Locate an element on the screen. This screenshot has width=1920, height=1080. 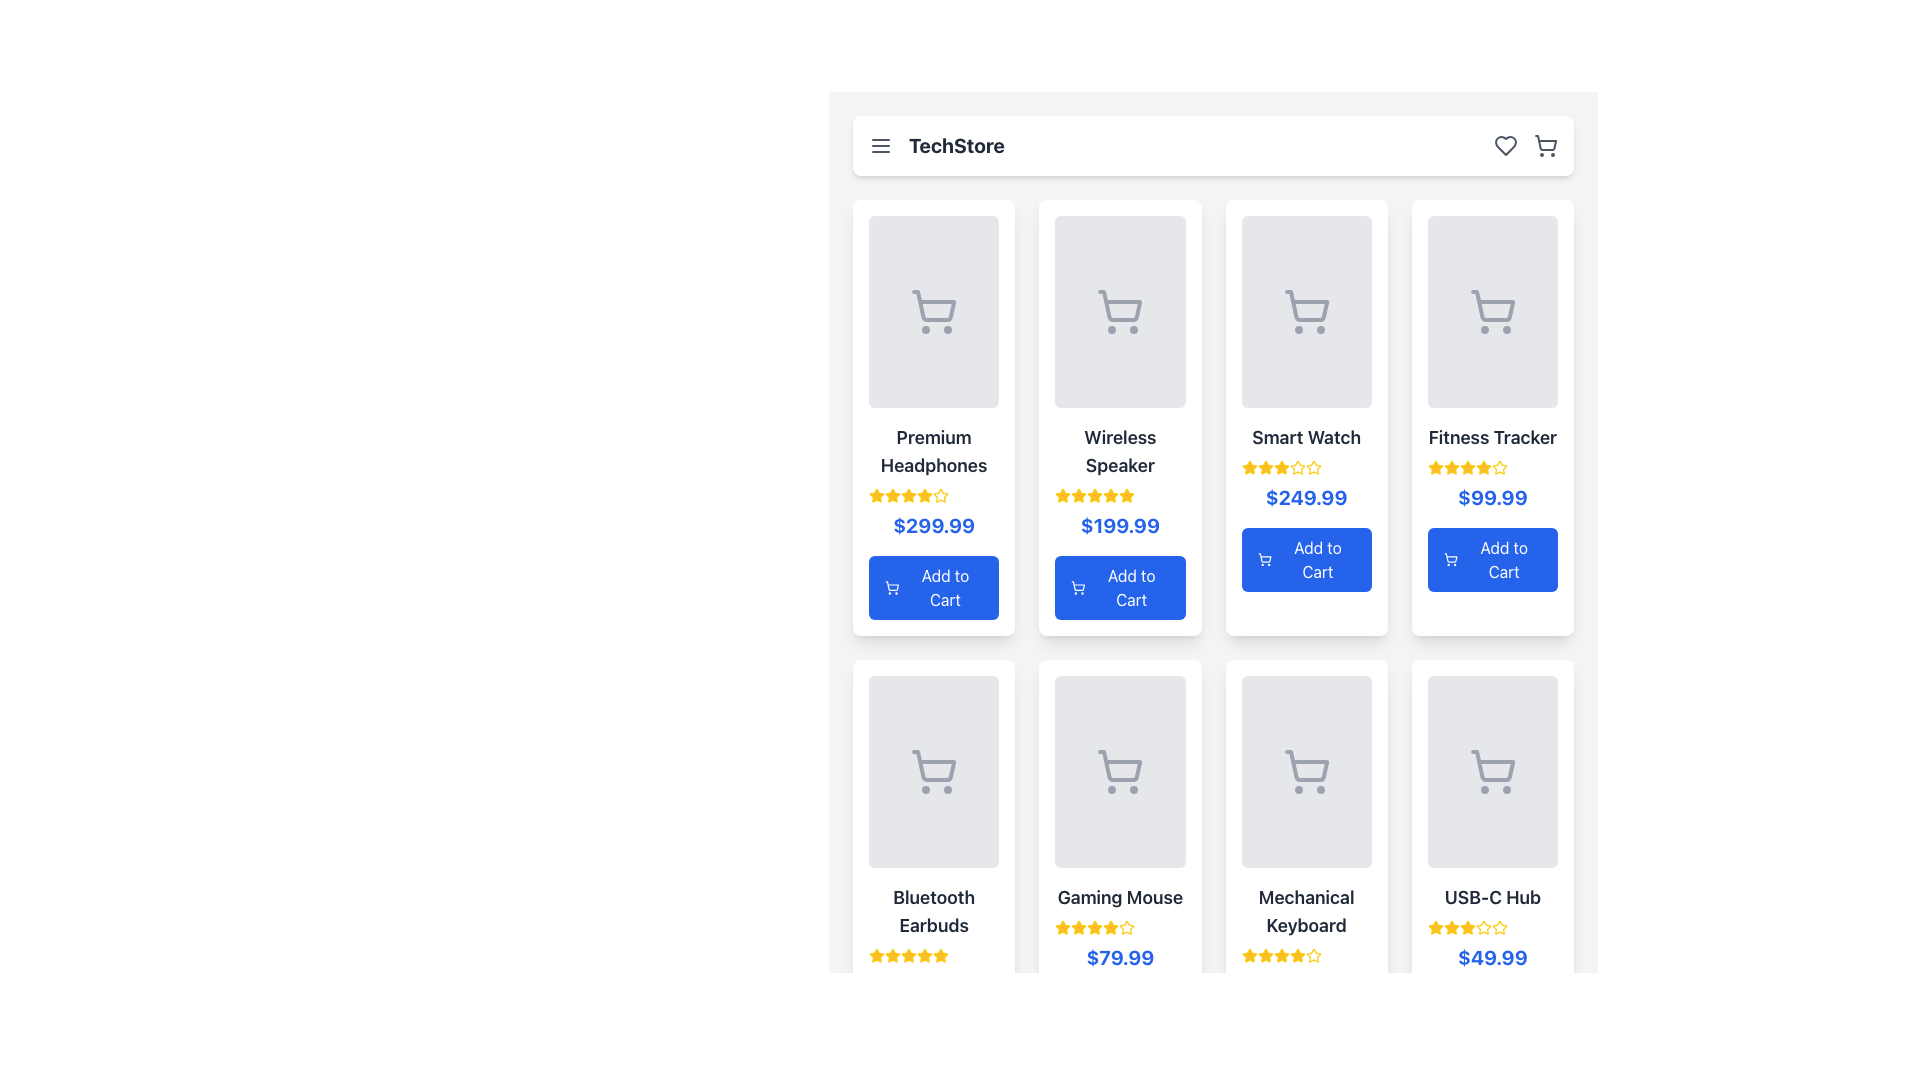
the Rating stars group located at the bottom of the Fitness Tracker product card, which visually indicates customer feedback or review levels is located at coordinates (1492, 467).